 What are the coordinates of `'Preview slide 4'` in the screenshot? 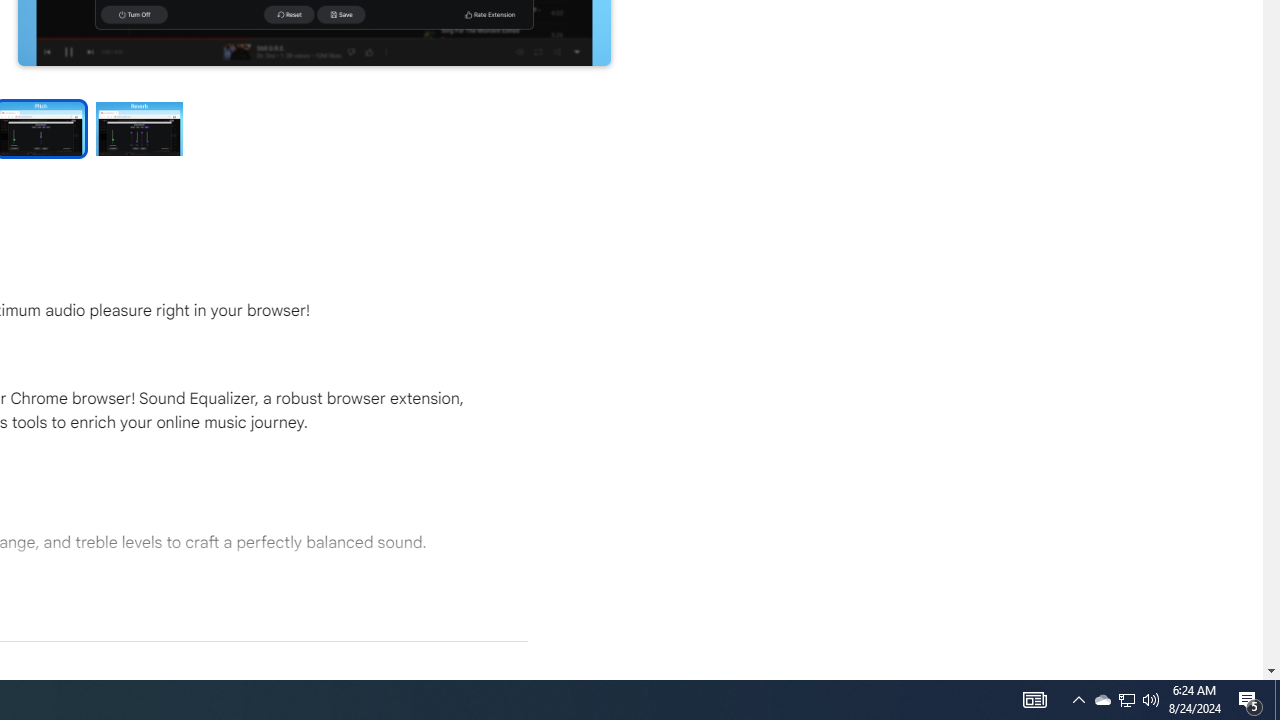 It's located at (139, 128).